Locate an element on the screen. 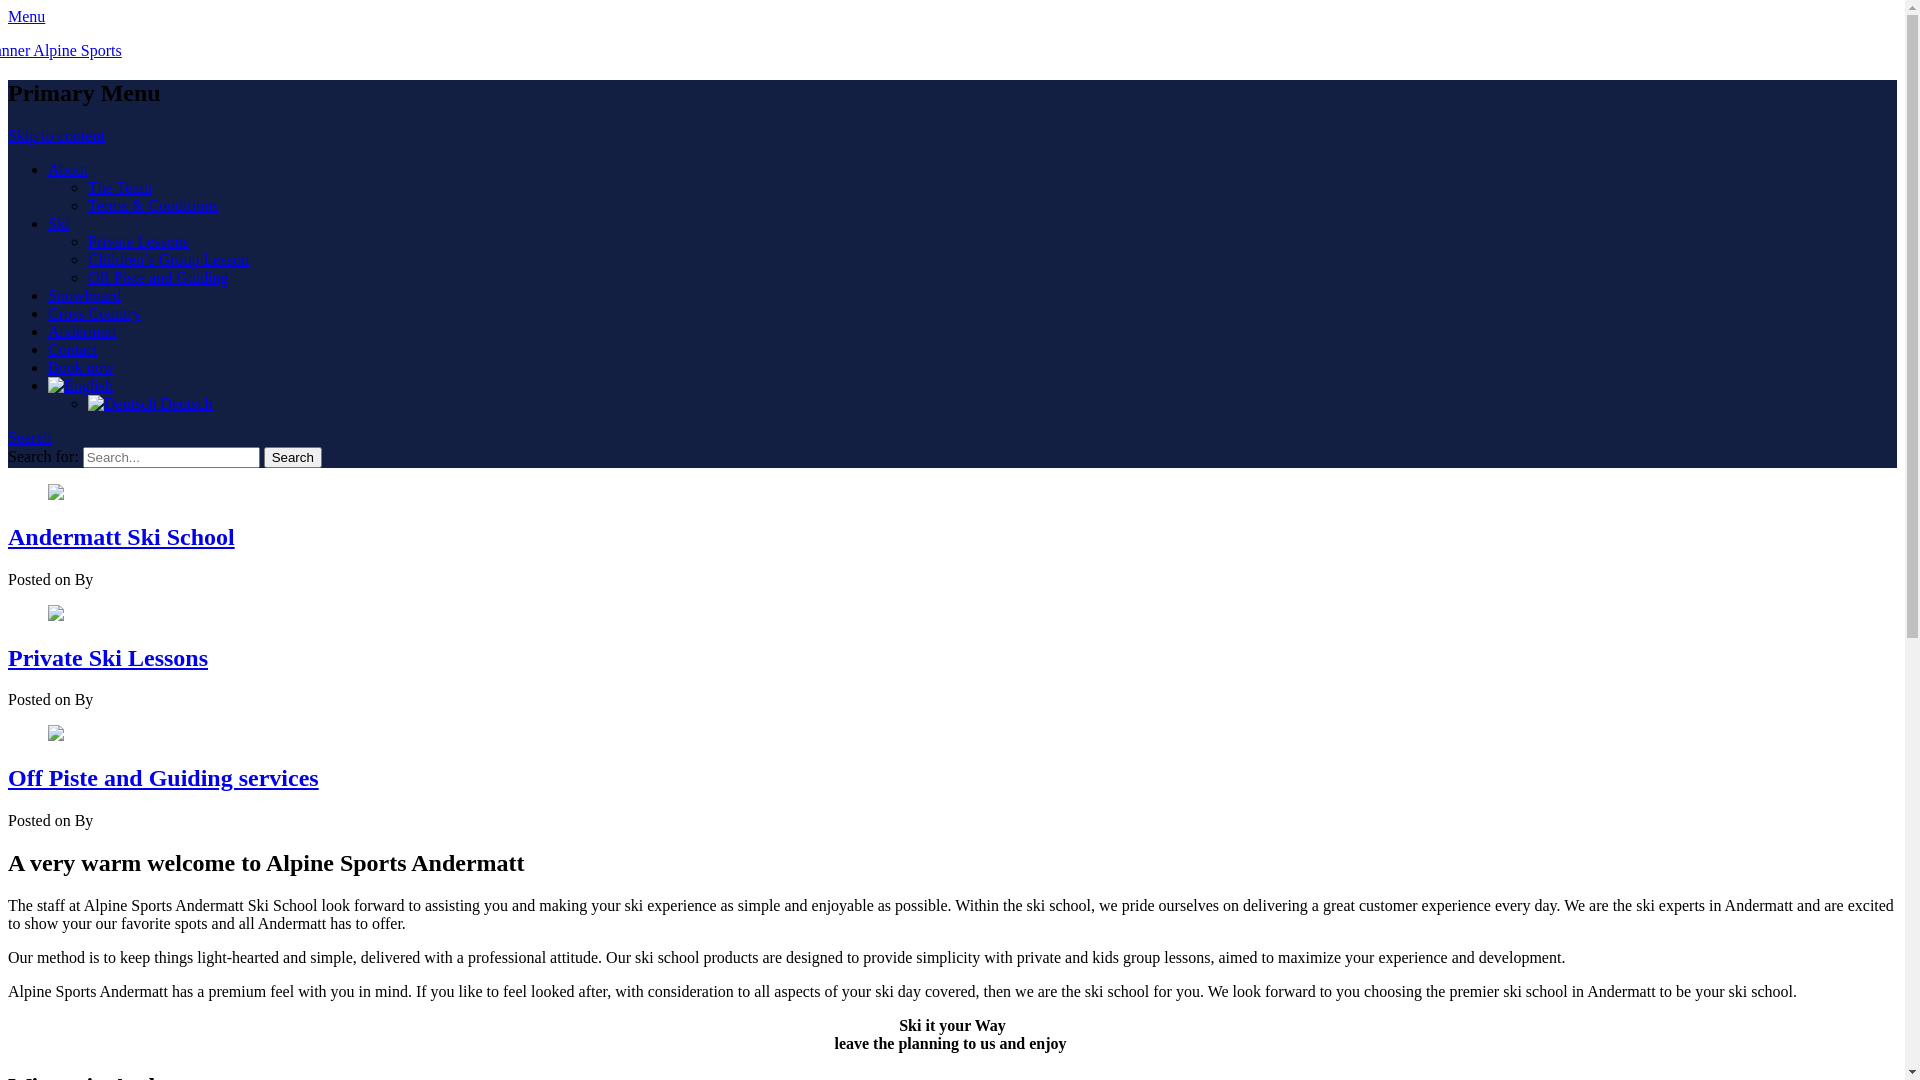  'Permalink to: Off Piste and Guiding services' is located at coordinates (48, 735).